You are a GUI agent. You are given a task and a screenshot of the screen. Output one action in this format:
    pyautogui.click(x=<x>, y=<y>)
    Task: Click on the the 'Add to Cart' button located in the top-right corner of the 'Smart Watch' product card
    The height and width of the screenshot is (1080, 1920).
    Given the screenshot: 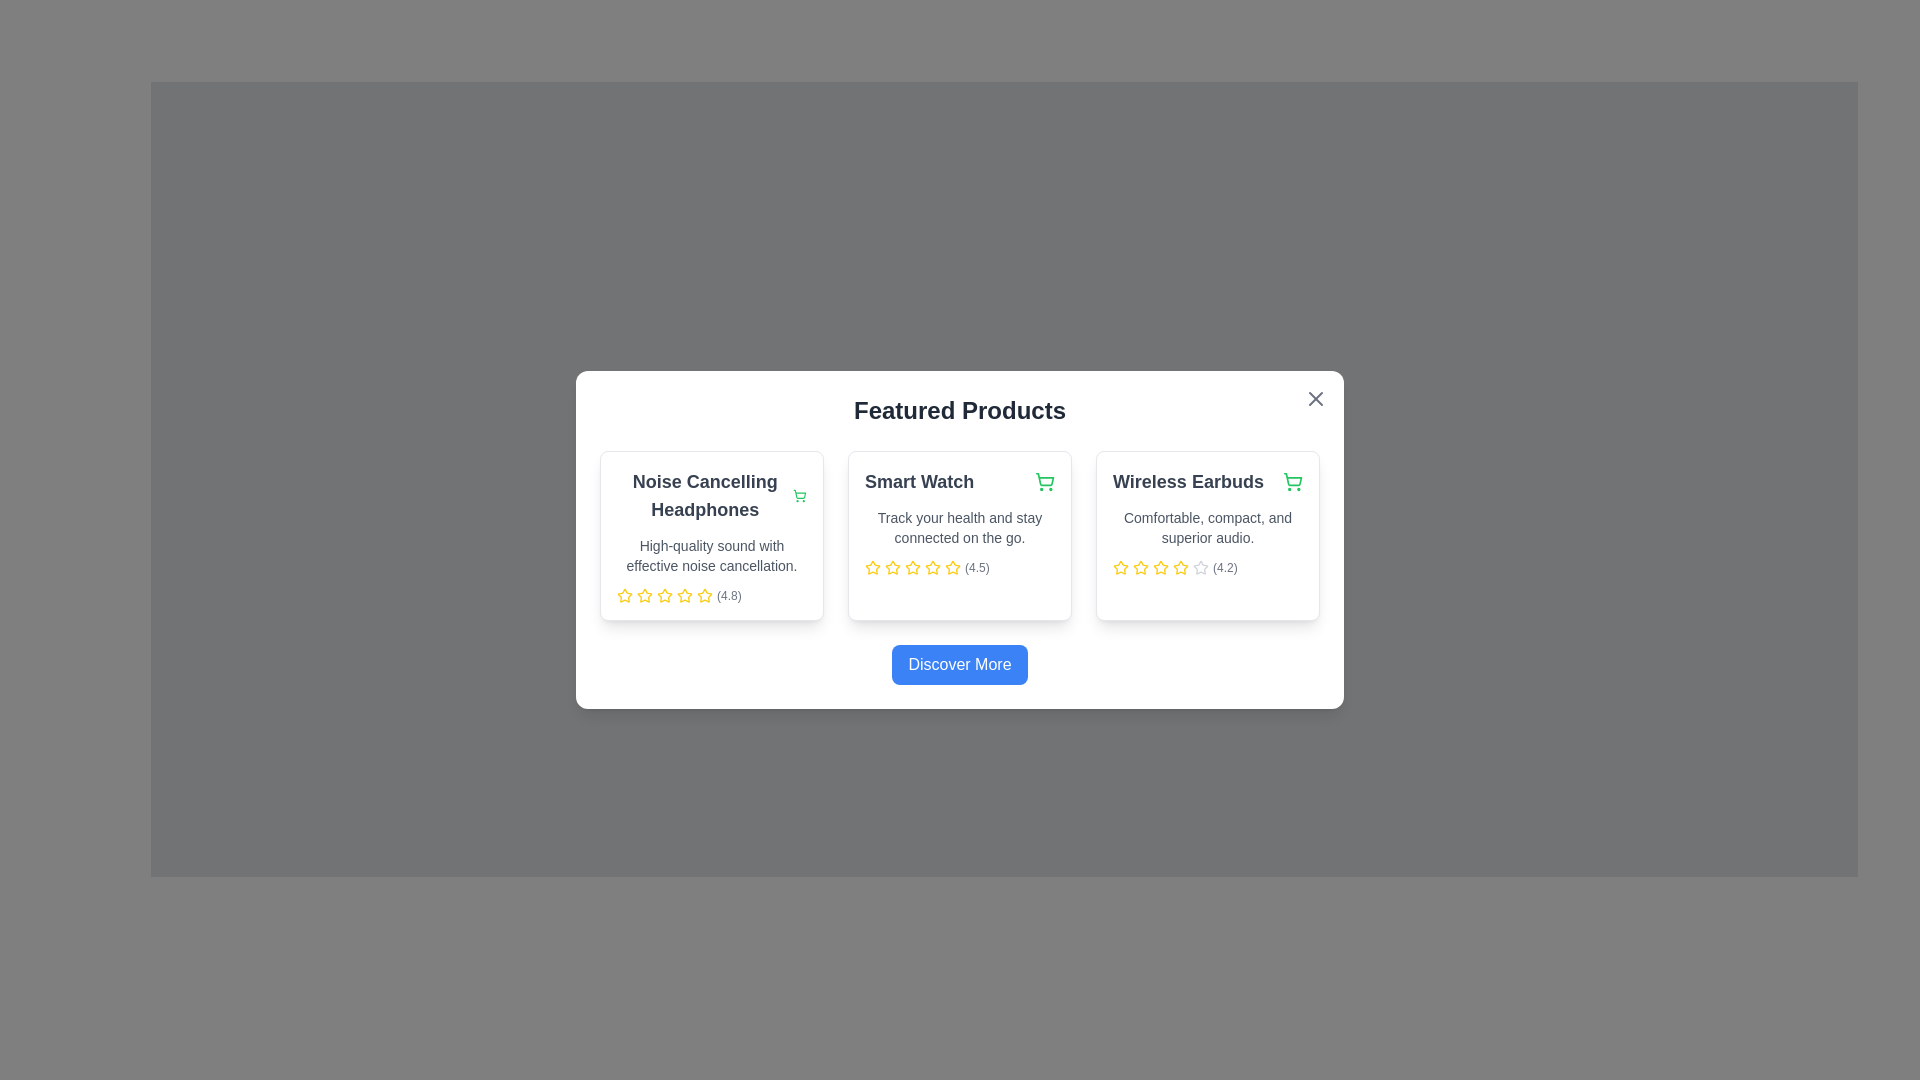 What is the action you would take?
    pyautogui.click(x=1044, y=482)
    